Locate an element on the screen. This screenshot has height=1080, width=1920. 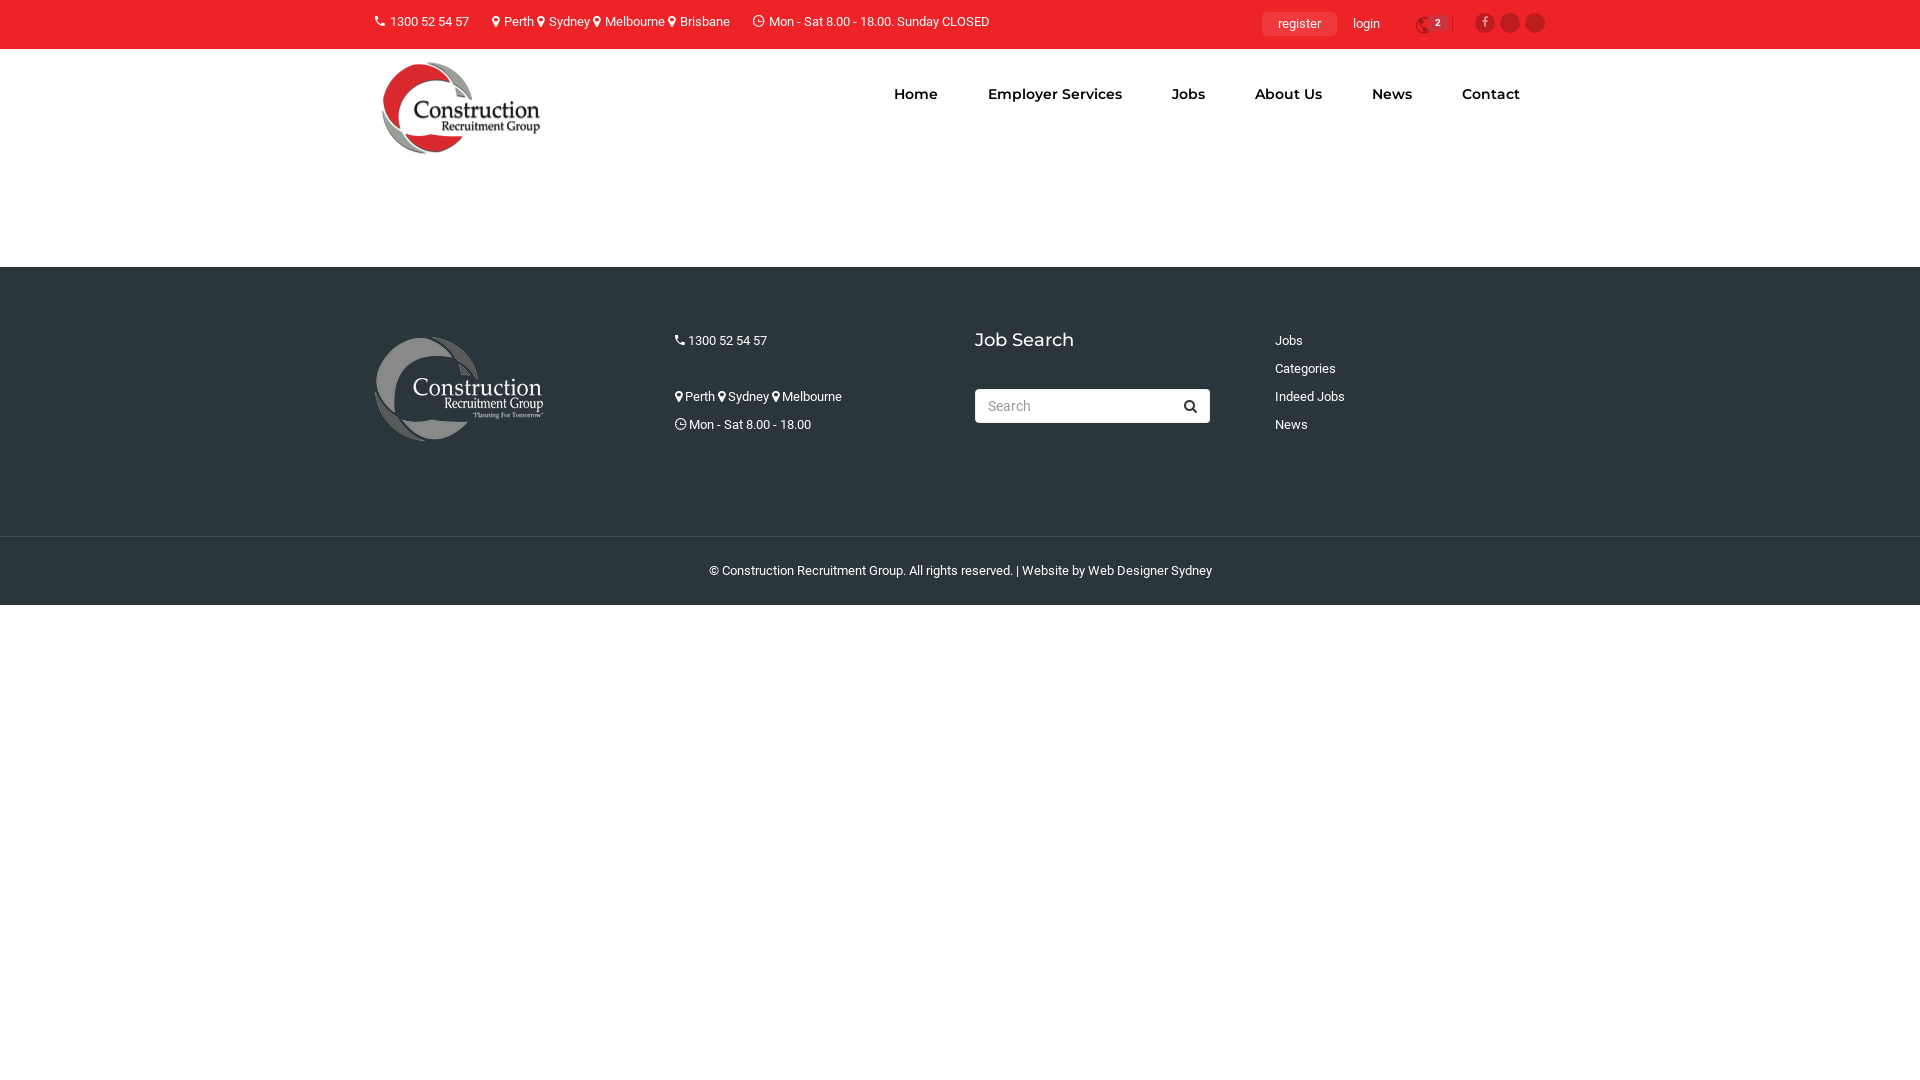
'About Us' is located at coordinates (1228, 93).